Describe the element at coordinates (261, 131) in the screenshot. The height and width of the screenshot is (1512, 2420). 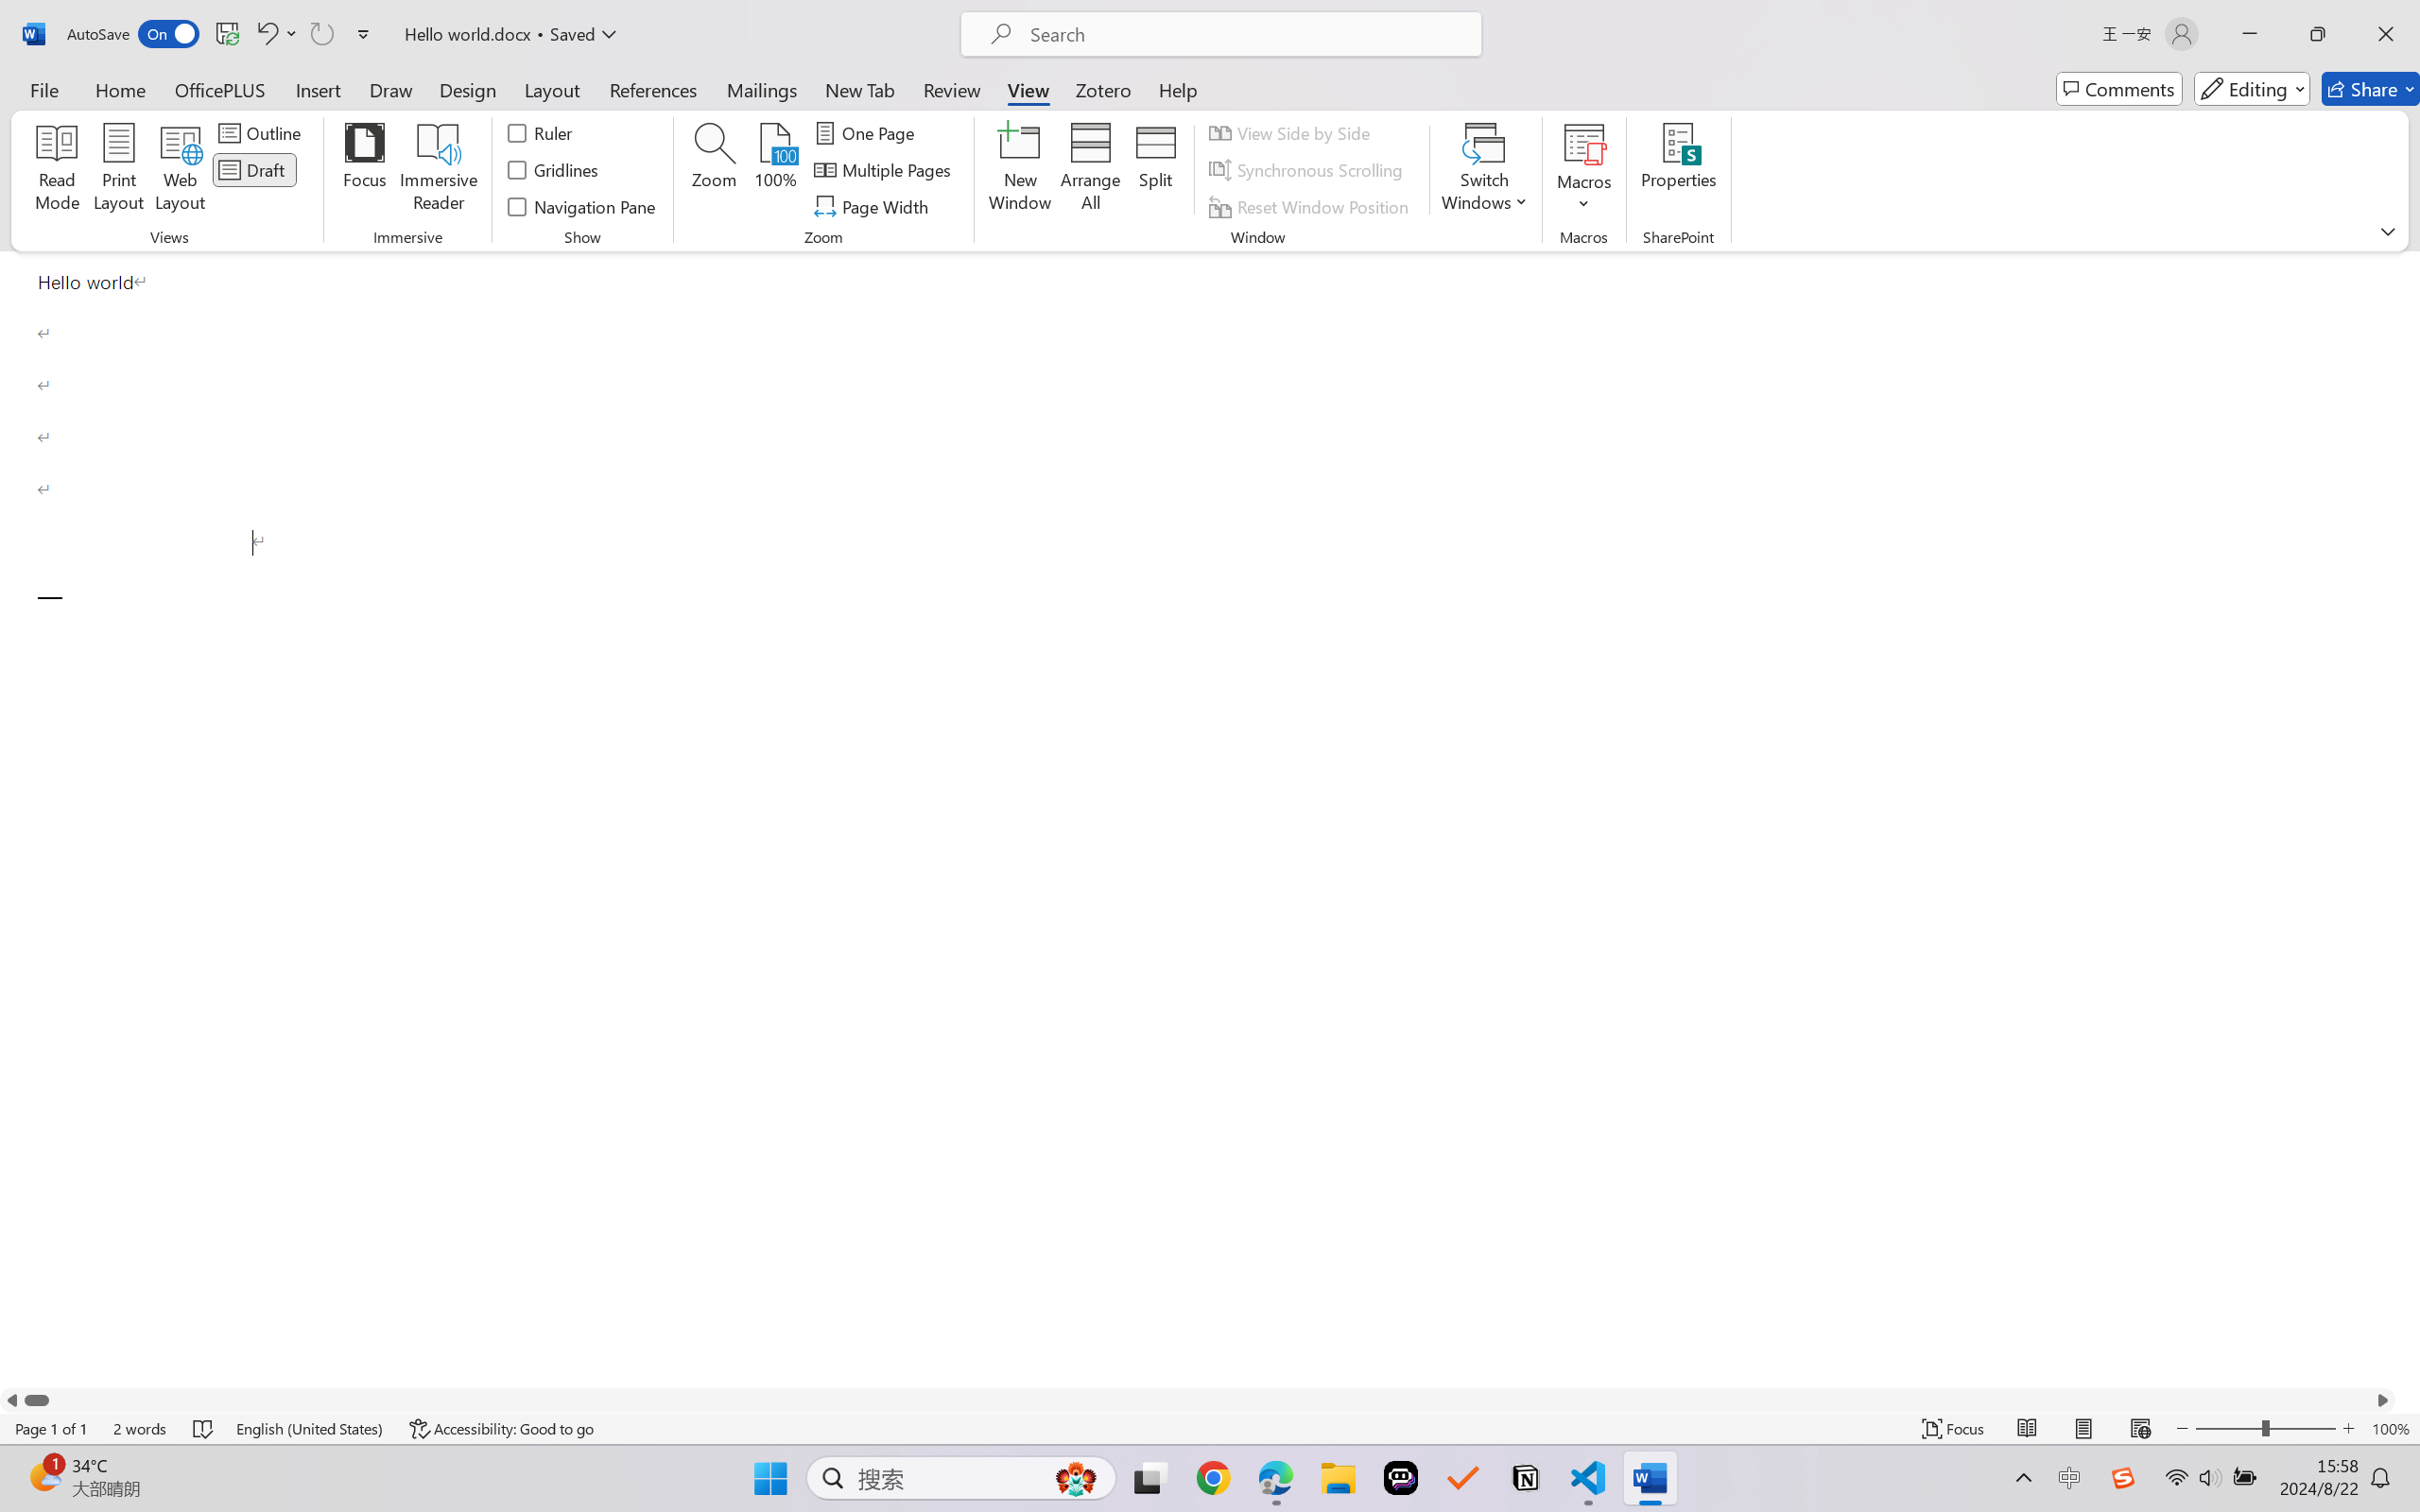
I see `'Outline'` at that location.